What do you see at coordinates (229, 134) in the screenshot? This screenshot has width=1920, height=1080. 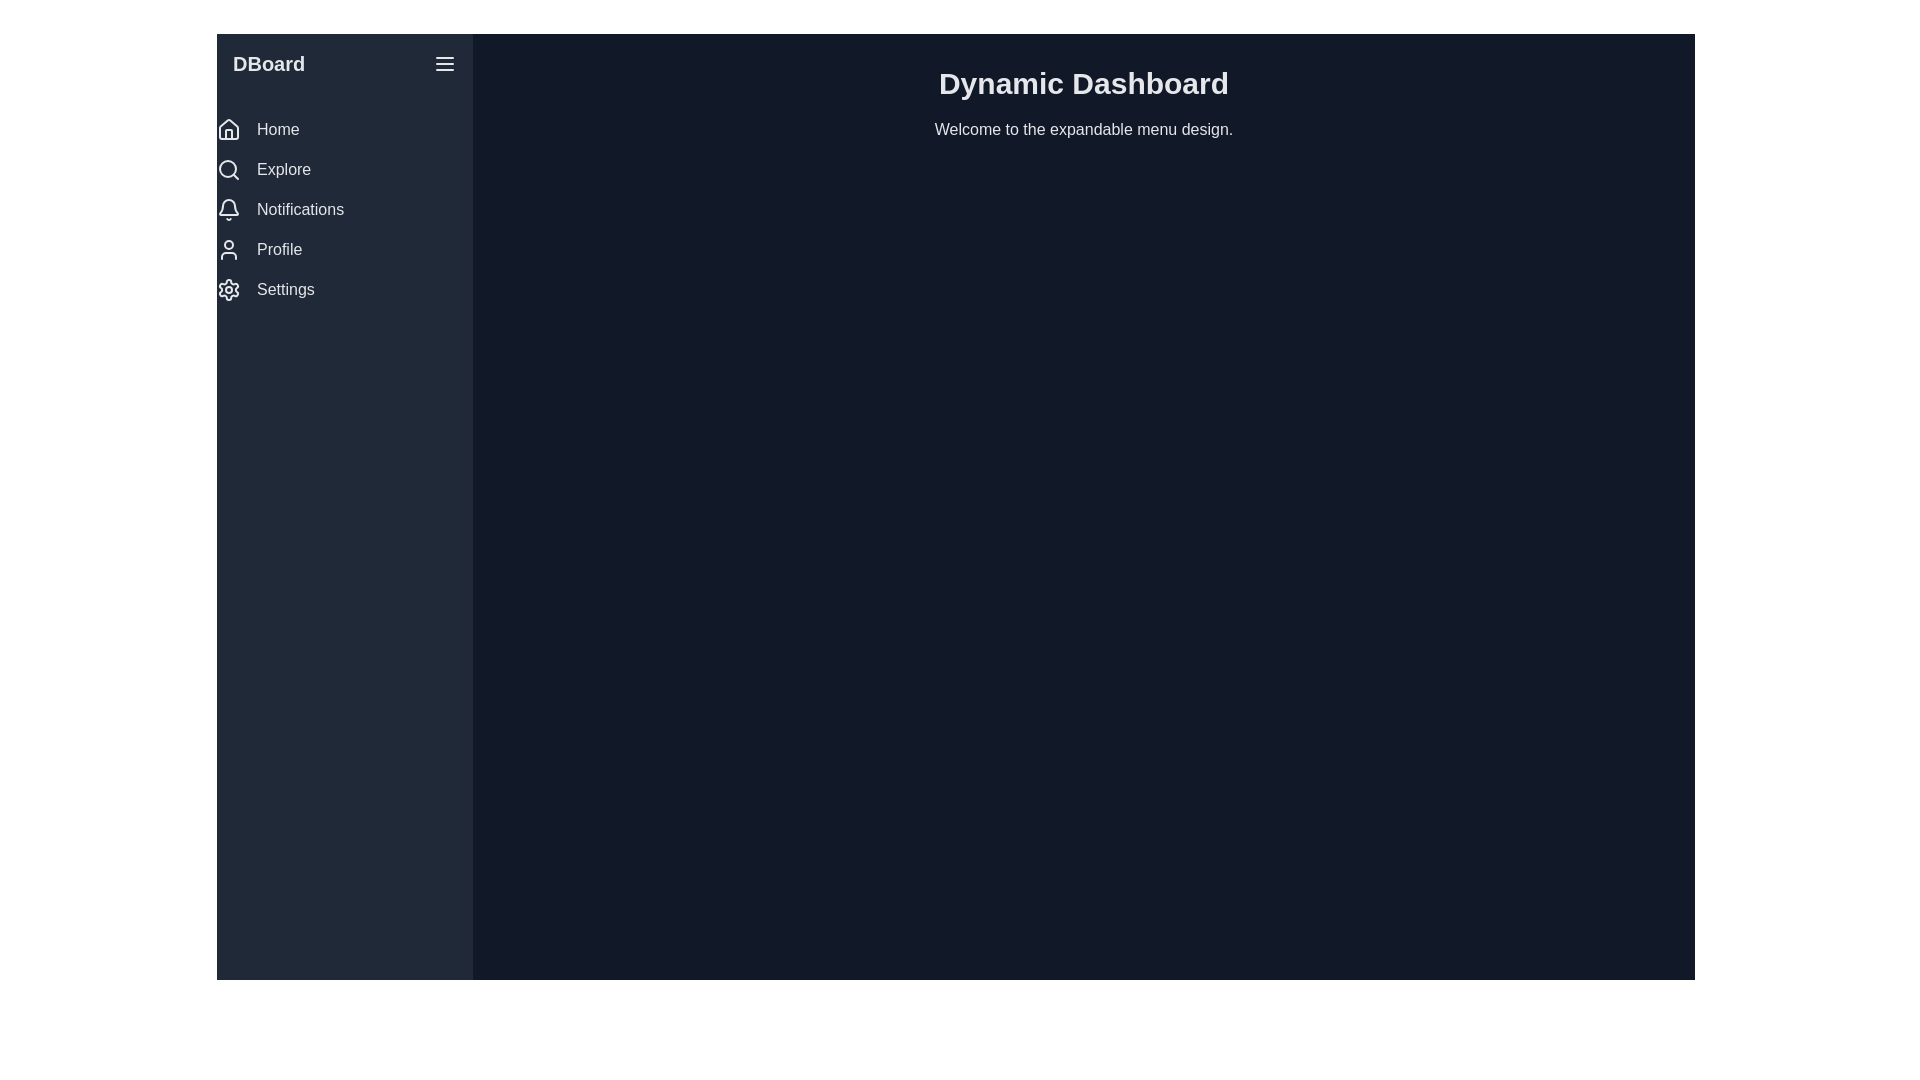 I see `the rectangular-shaped icon feature in the sidebar of the dashboard, which is styled with no fill and a stroke, located above 'Explore' and below 'DBoard'` at bounding box center [229, 134].